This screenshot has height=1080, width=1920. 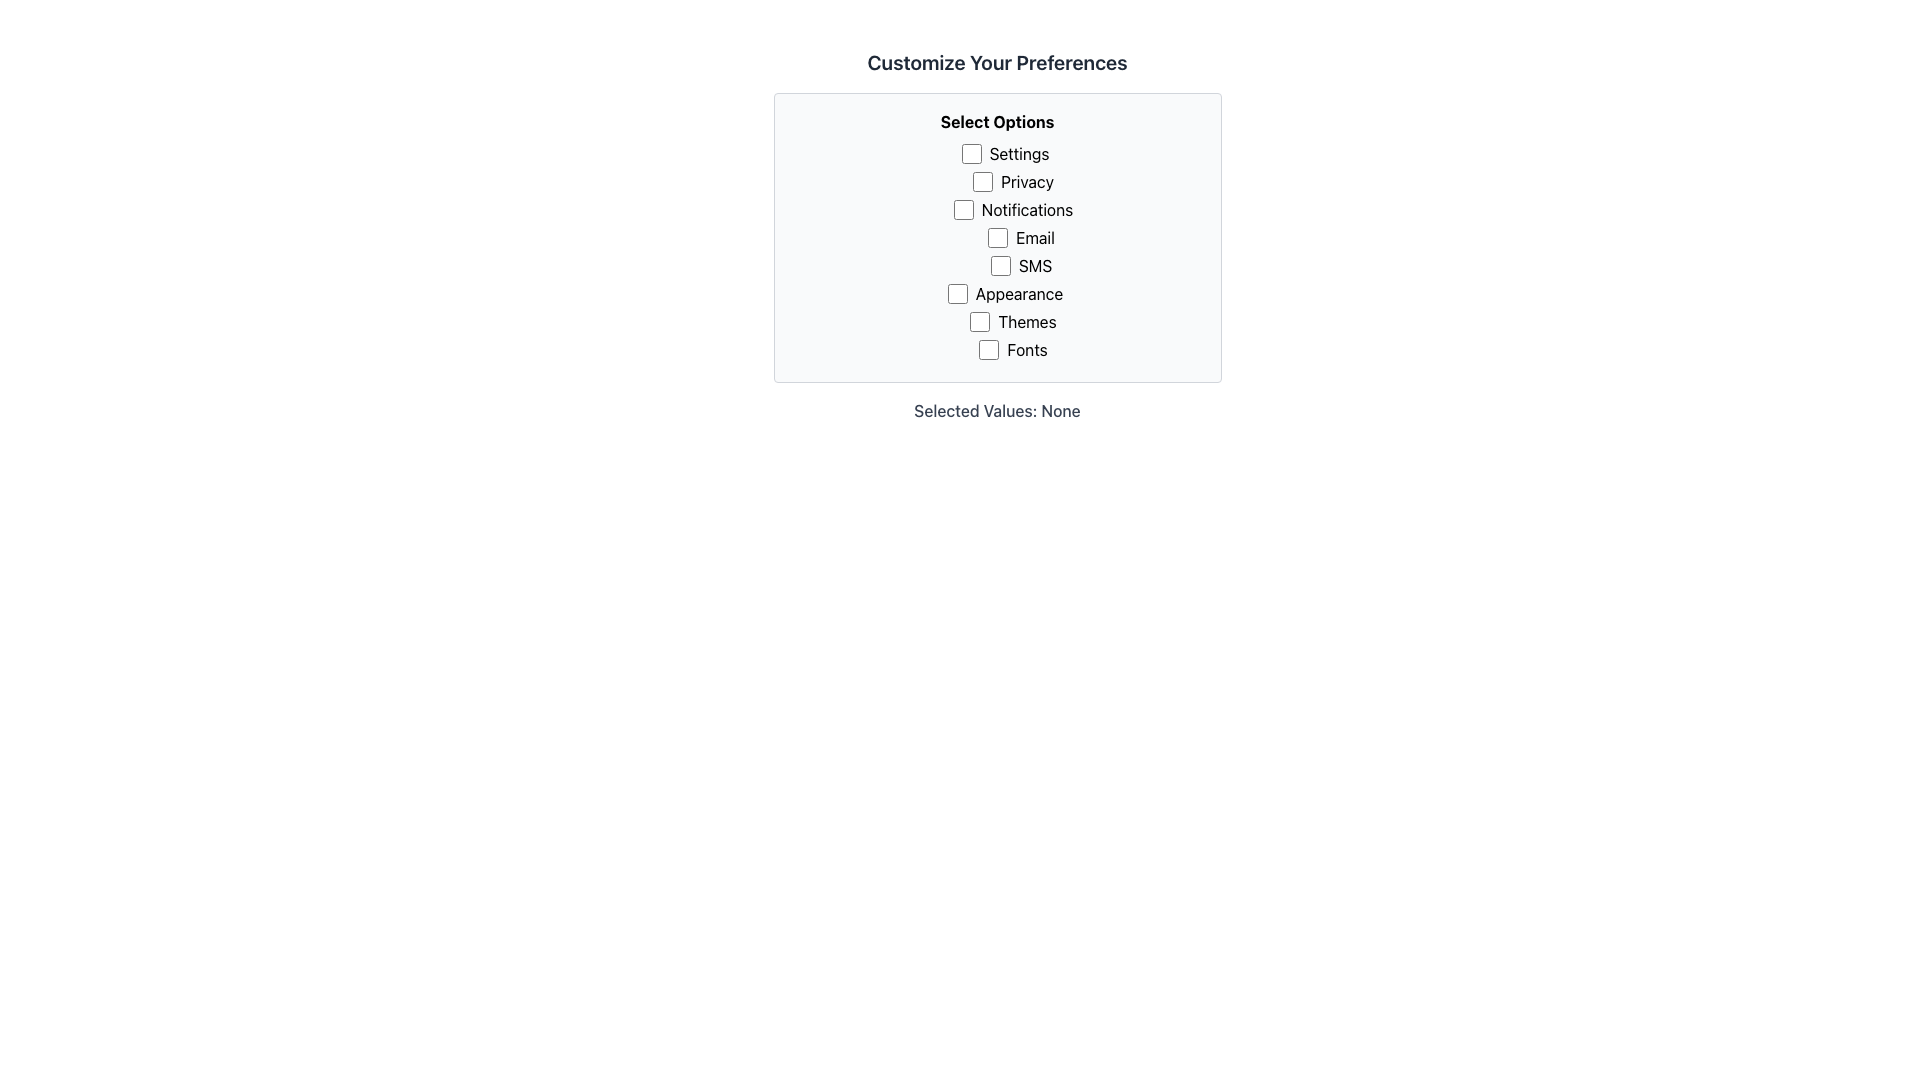 What do you see at coordinates (1013, 349) in the screenshot?
I see `the 'Fonts' label of the last checkbox in the 'Select Options' section beneath the 'Themes' option` at bounding box center [1013, 349].